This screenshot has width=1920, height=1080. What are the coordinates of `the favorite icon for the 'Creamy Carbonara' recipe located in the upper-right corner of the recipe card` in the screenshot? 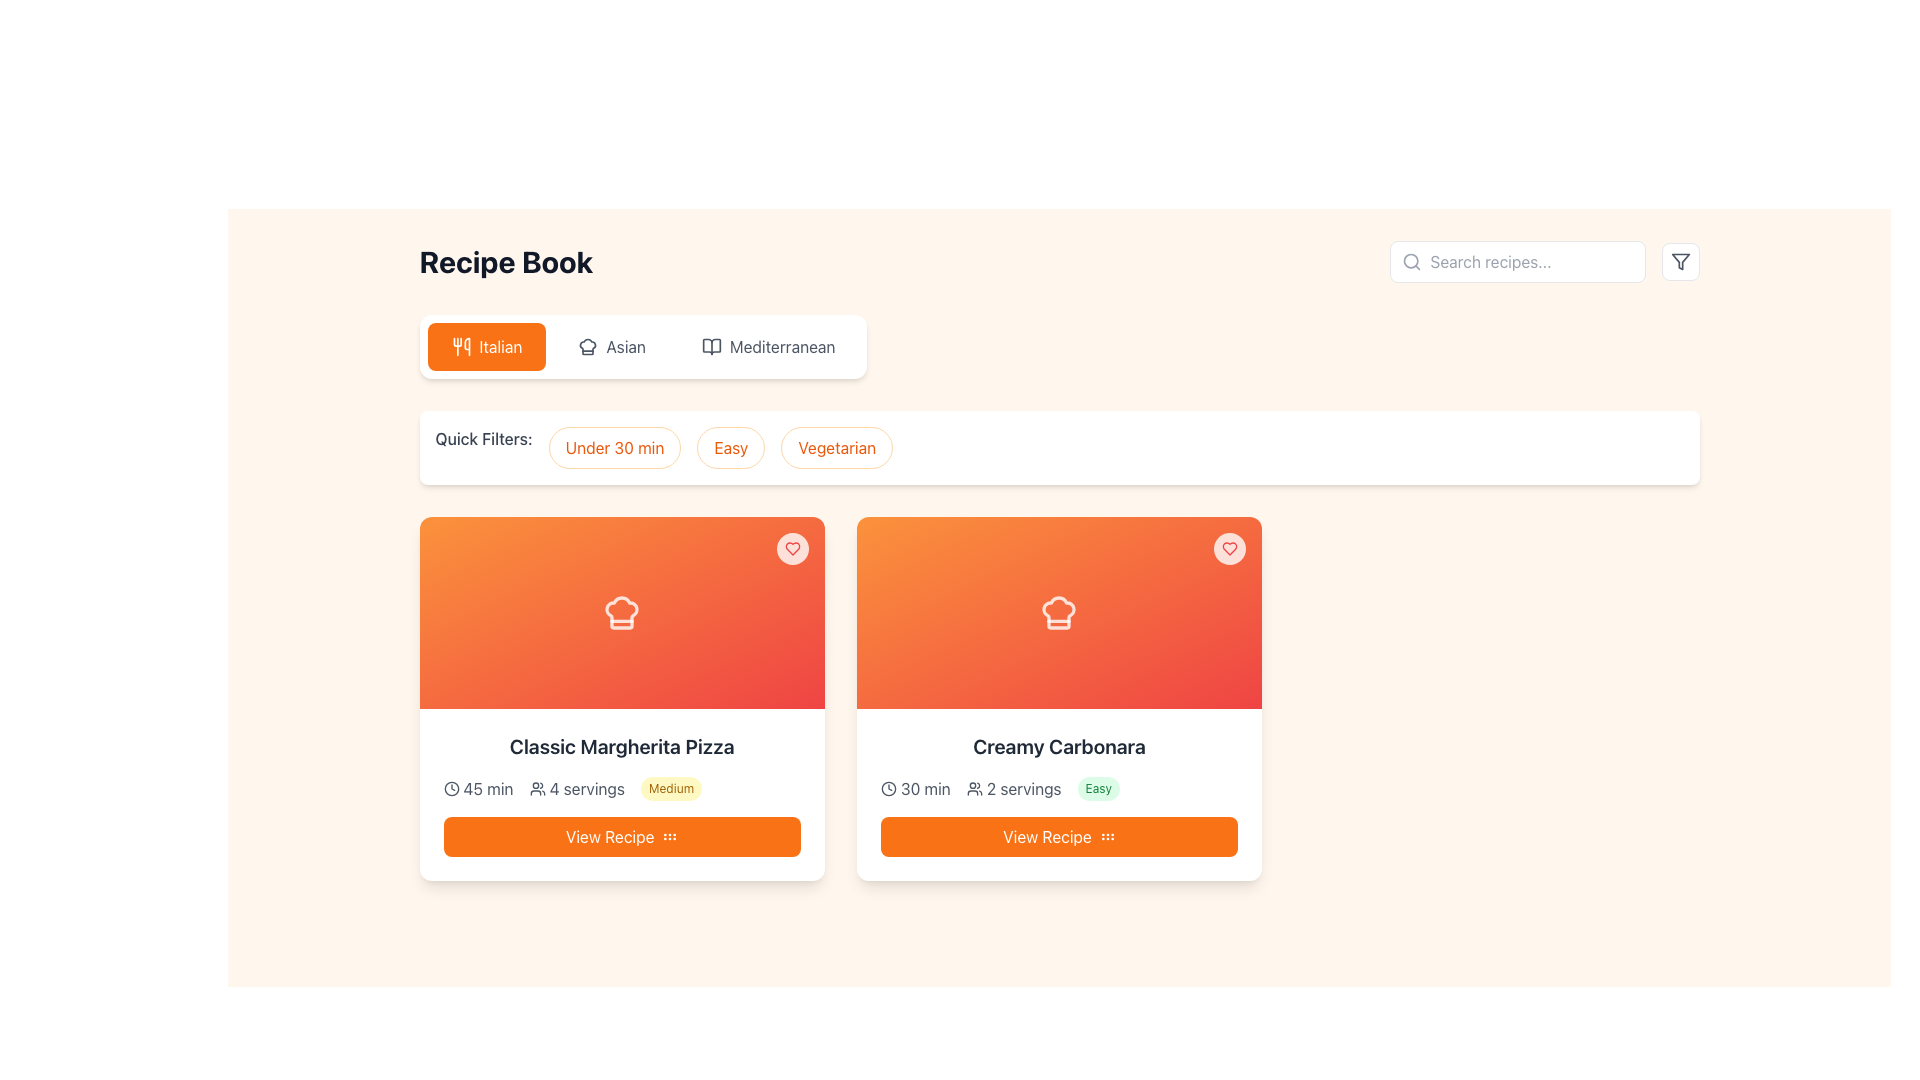 It's located at (1229, 548).